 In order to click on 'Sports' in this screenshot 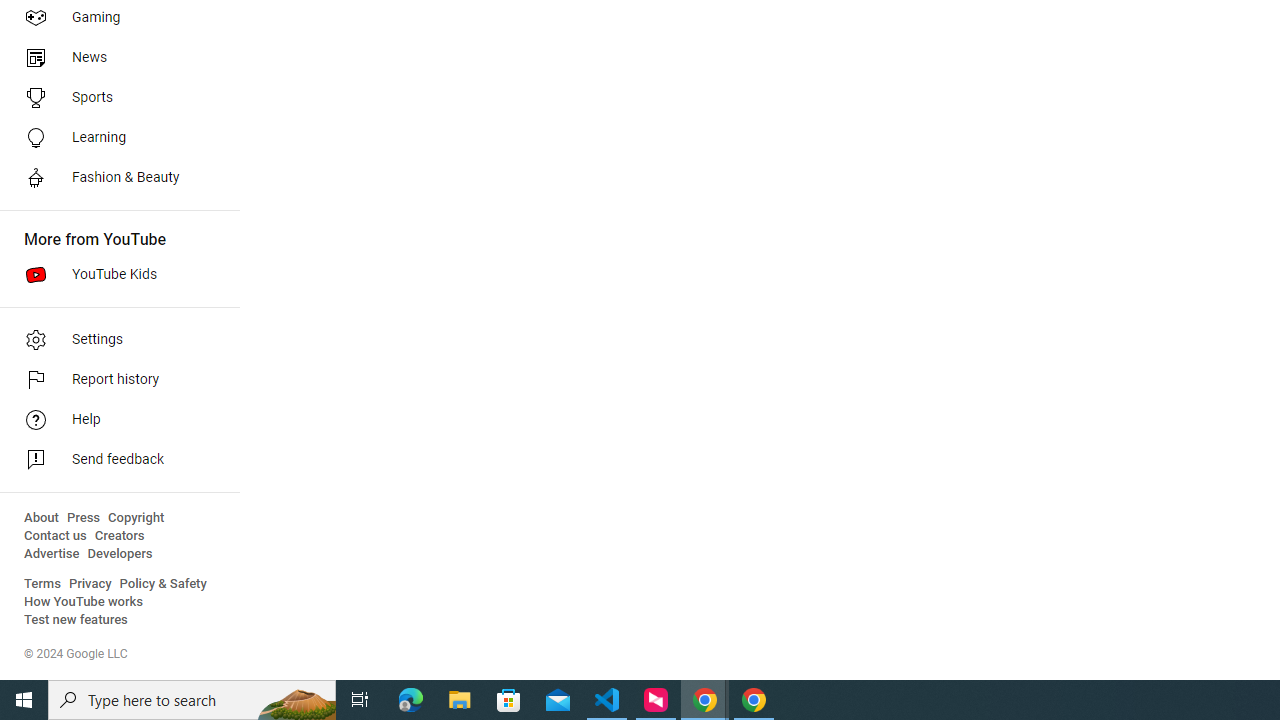, I will do `click(112, 97)`.